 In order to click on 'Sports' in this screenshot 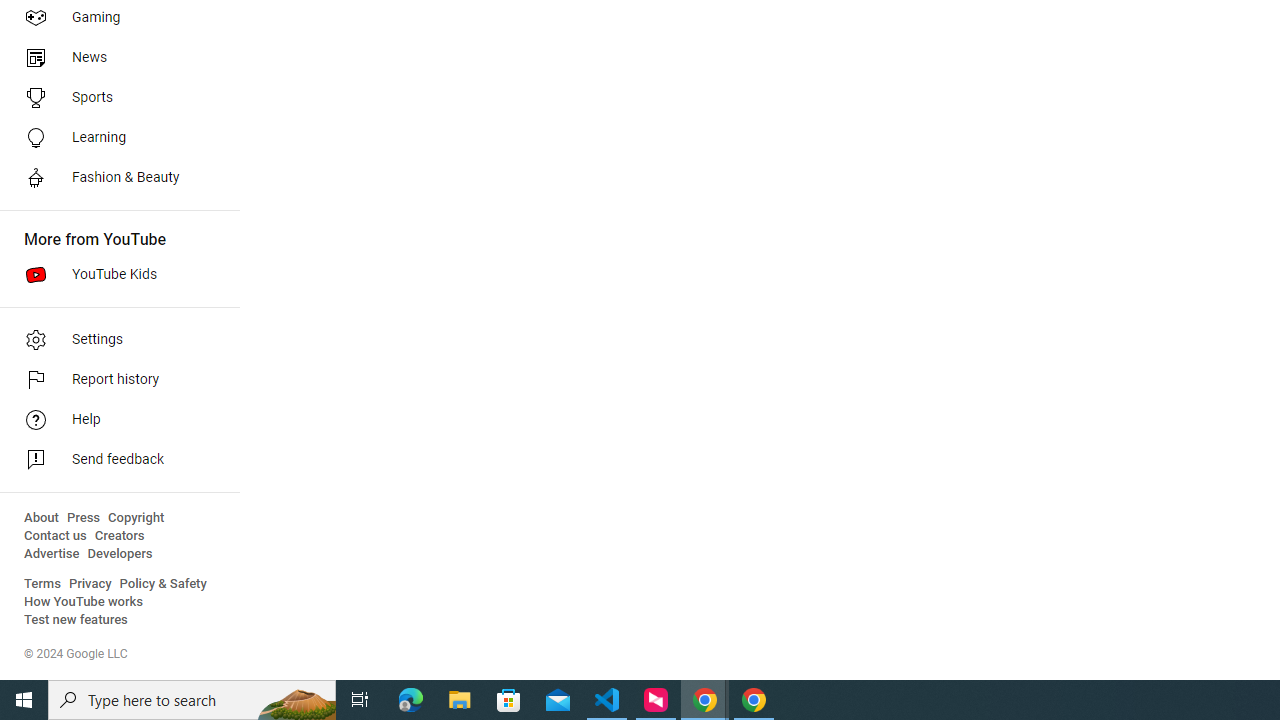, I will do `click(112, 97)`.